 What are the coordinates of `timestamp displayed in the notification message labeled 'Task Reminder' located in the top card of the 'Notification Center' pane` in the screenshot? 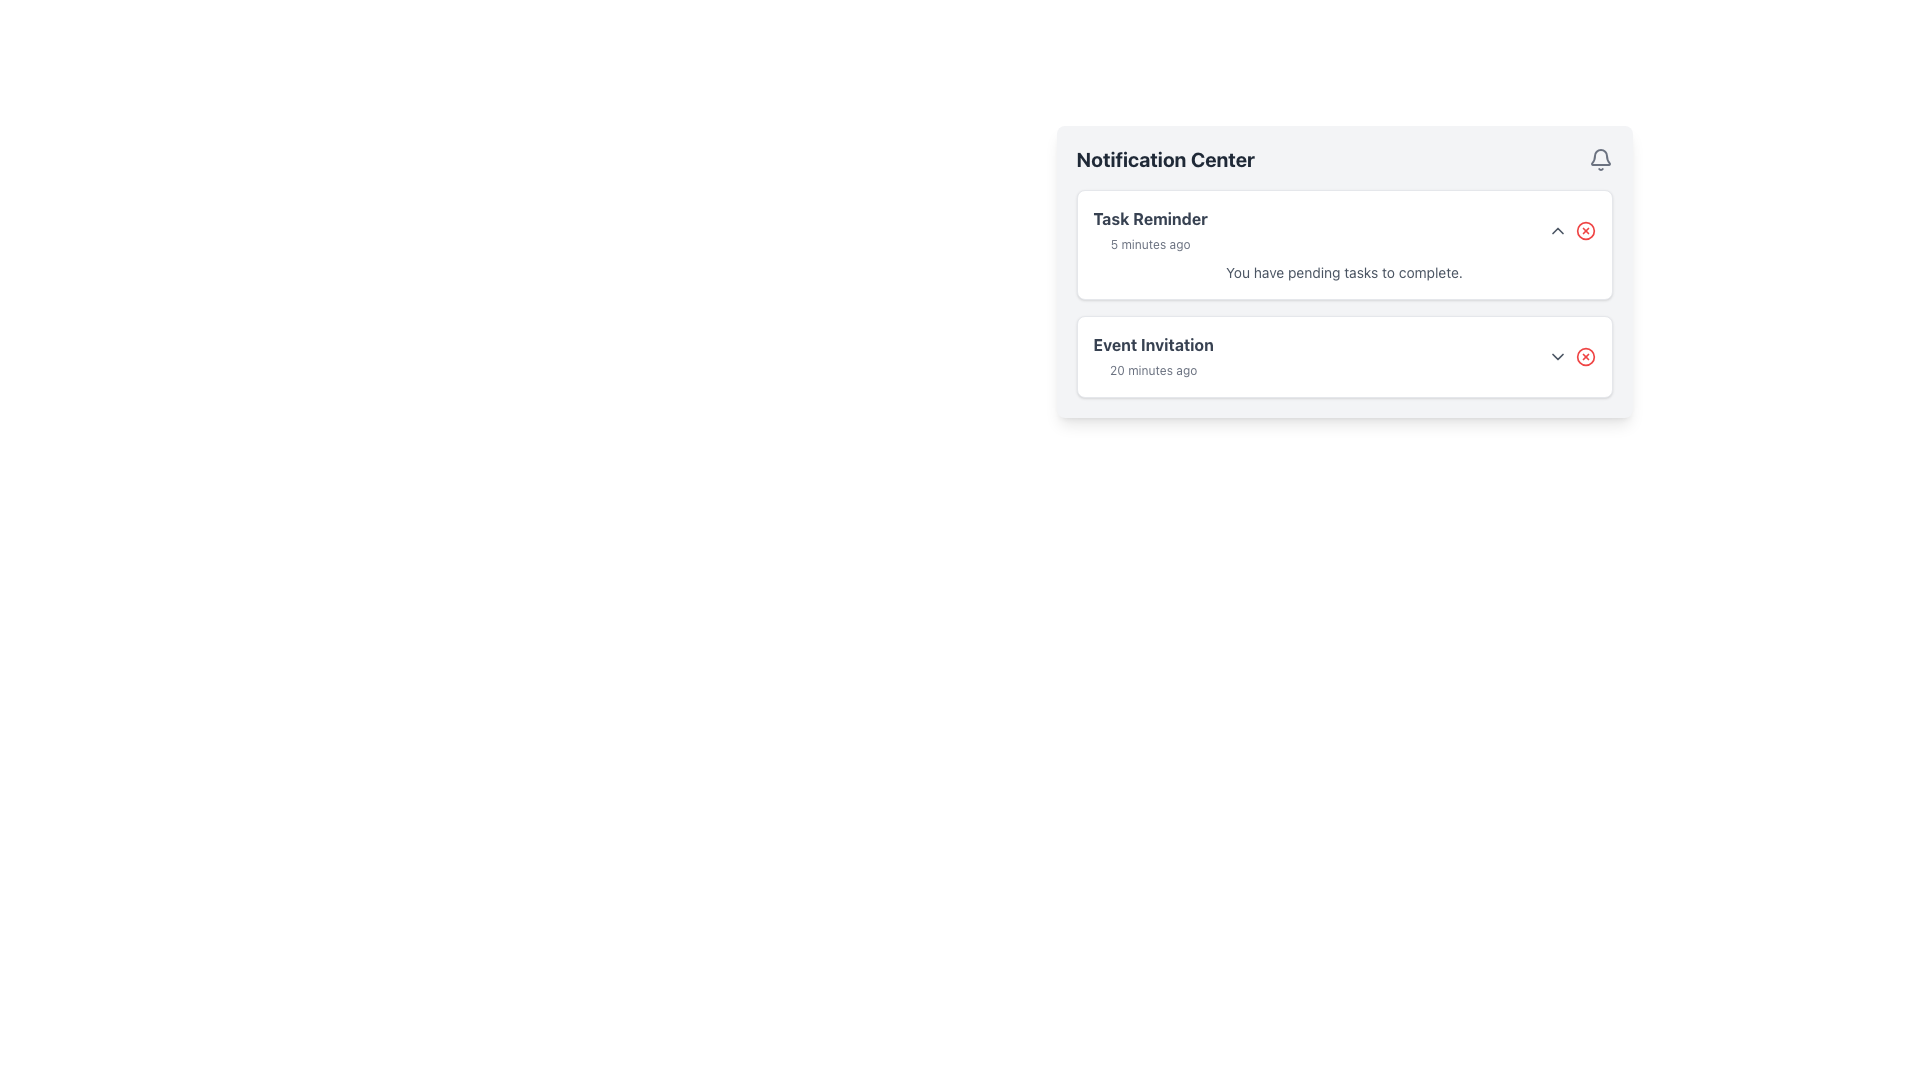 It's located at (1150, 230).